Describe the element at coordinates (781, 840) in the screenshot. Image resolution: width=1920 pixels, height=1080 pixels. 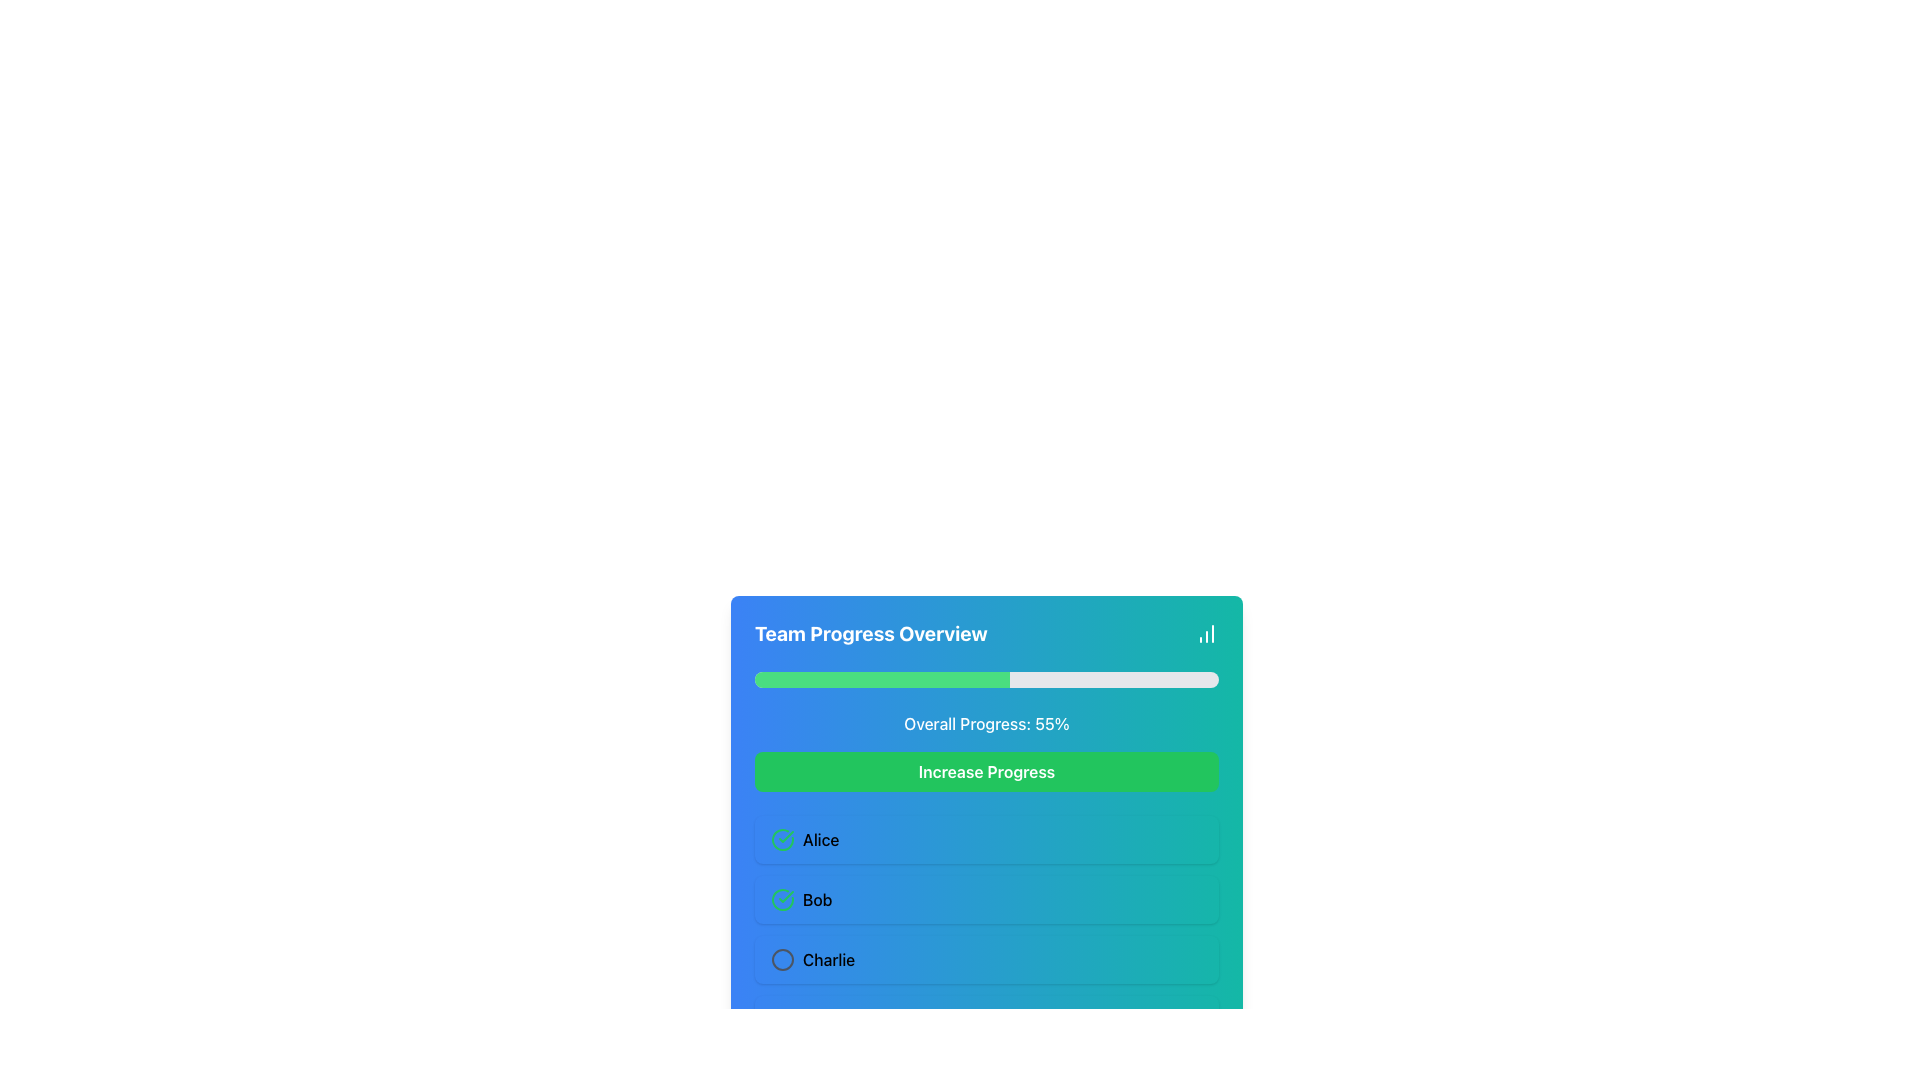
I see `the status indicator icon for user 'Alice', which is the first icon in the row associated with her name, located to the left of the text 'Alice'` at that location.